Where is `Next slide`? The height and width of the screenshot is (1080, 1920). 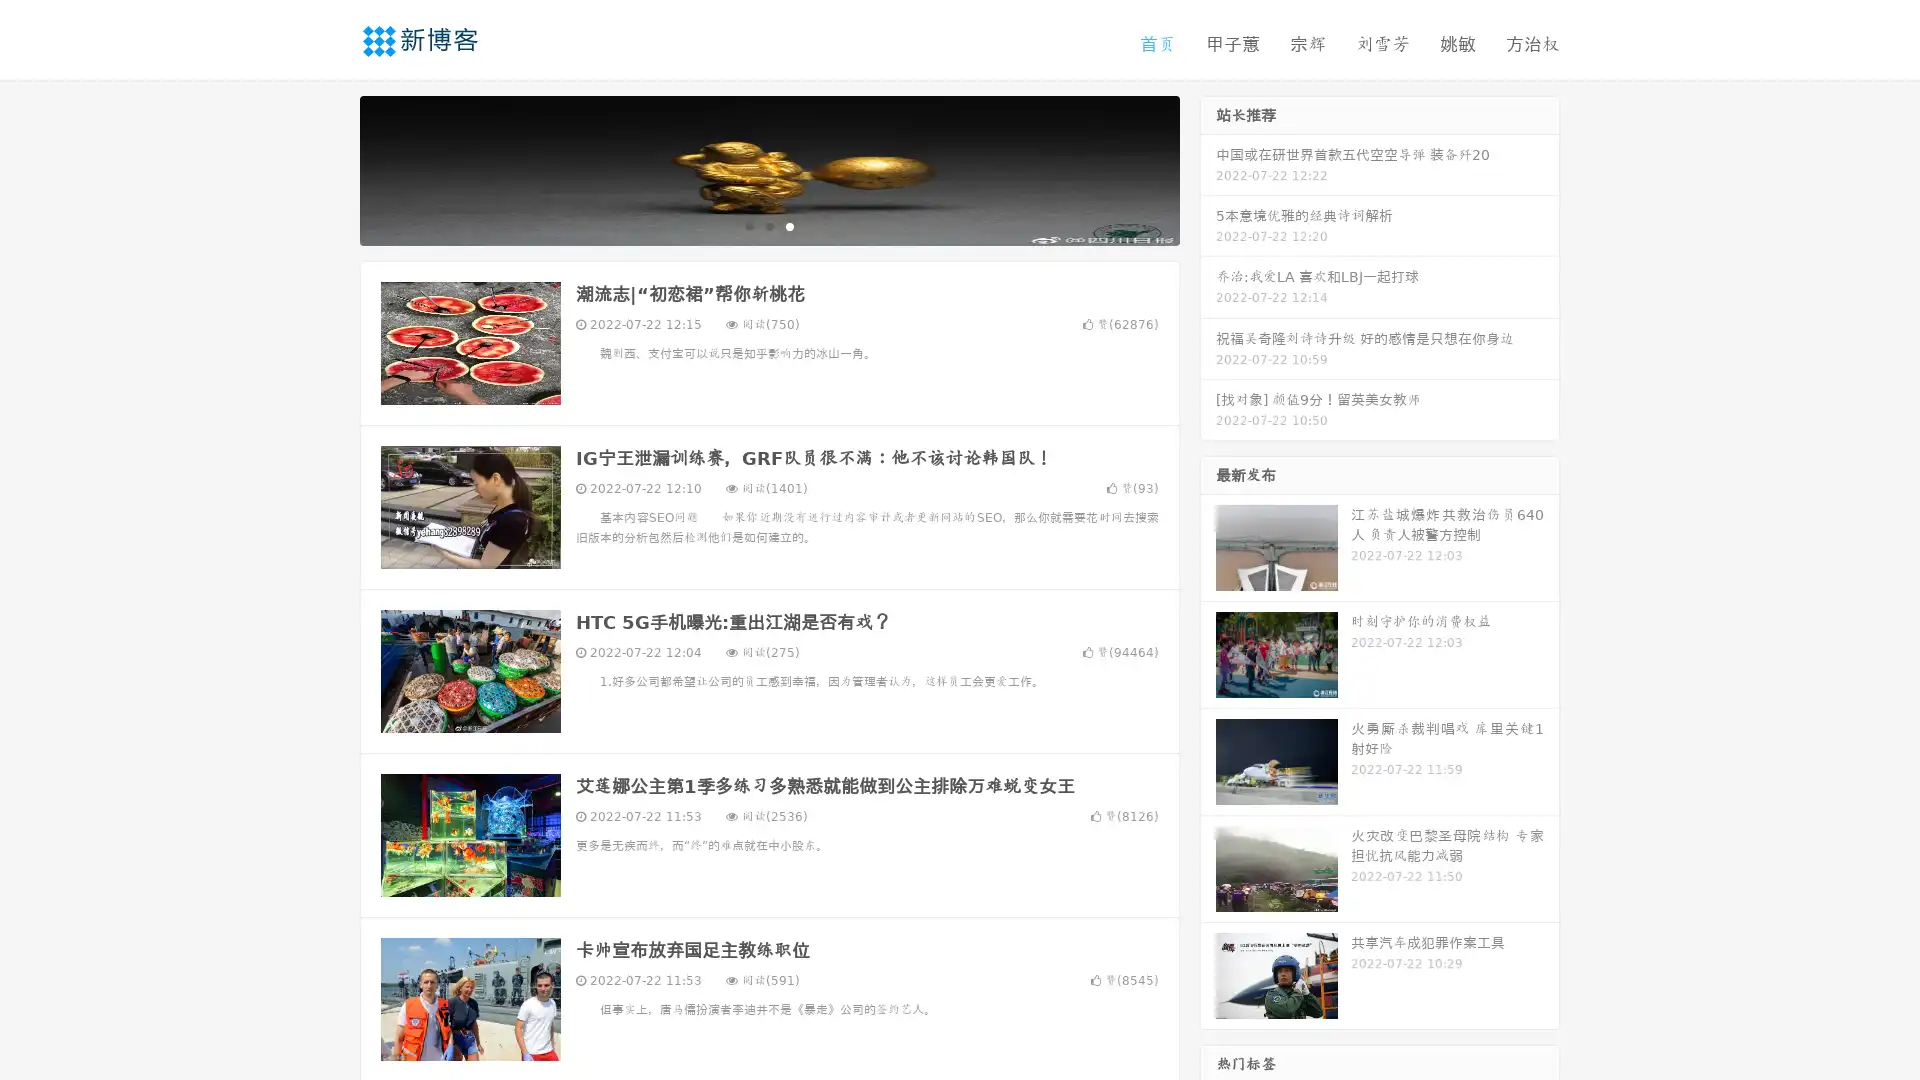
Next slide is located at coordinates (1208, 168).